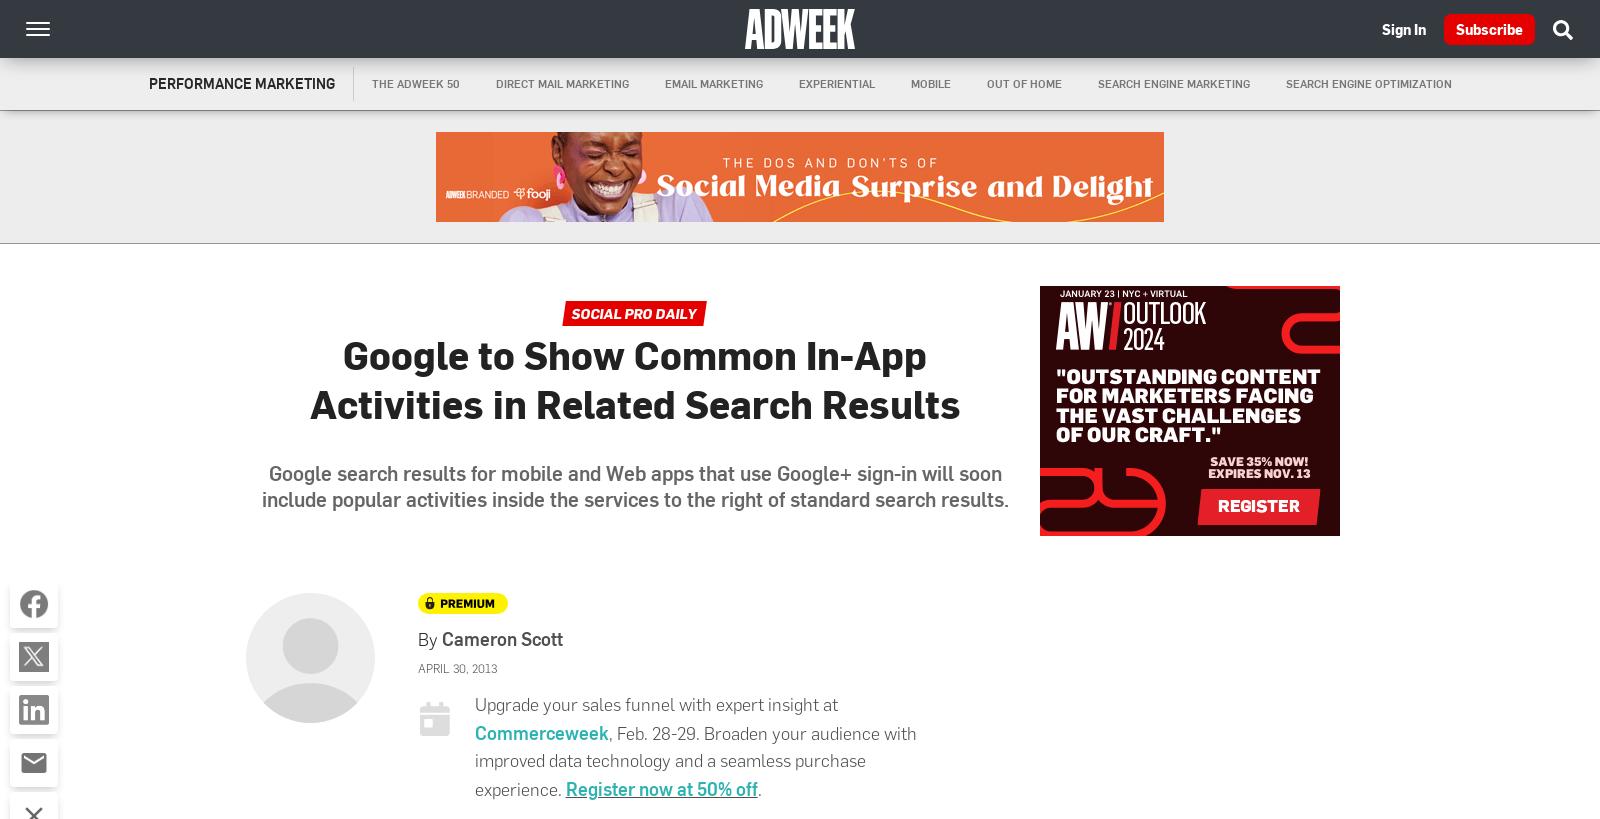 This screenshot has height=819, width=1600. Describe the element at coordinates (695, 760) in the screenshot. I see `', Feb. 28-29. Broaden your audience with improved data technology and a seamless purchase experience.'` at that location.